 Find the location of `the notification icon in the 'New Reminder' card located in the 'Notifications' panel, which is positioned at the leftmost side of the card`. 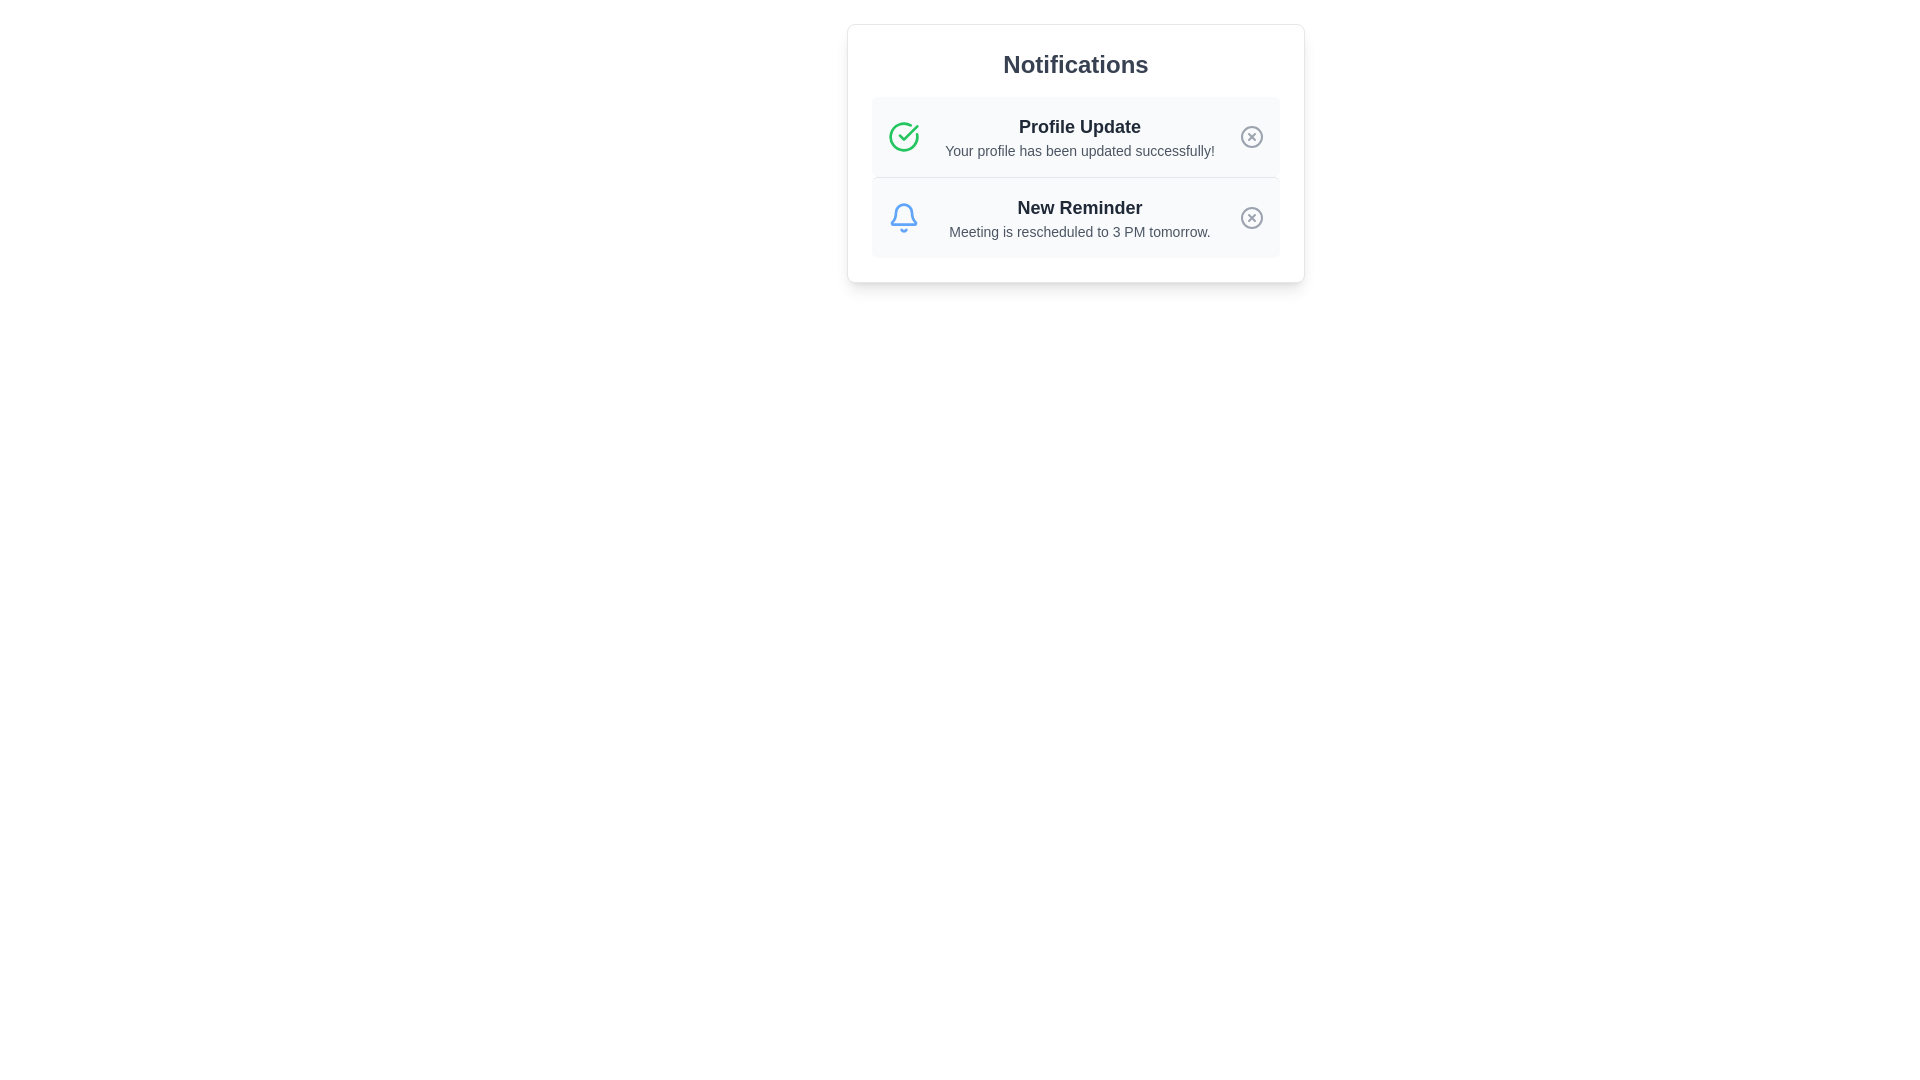

the notification icon in the 'New Reminder' card located in the 'Notifications' panel, which is positioned at the leftmost side of the card is located at coordinates (902, 214).